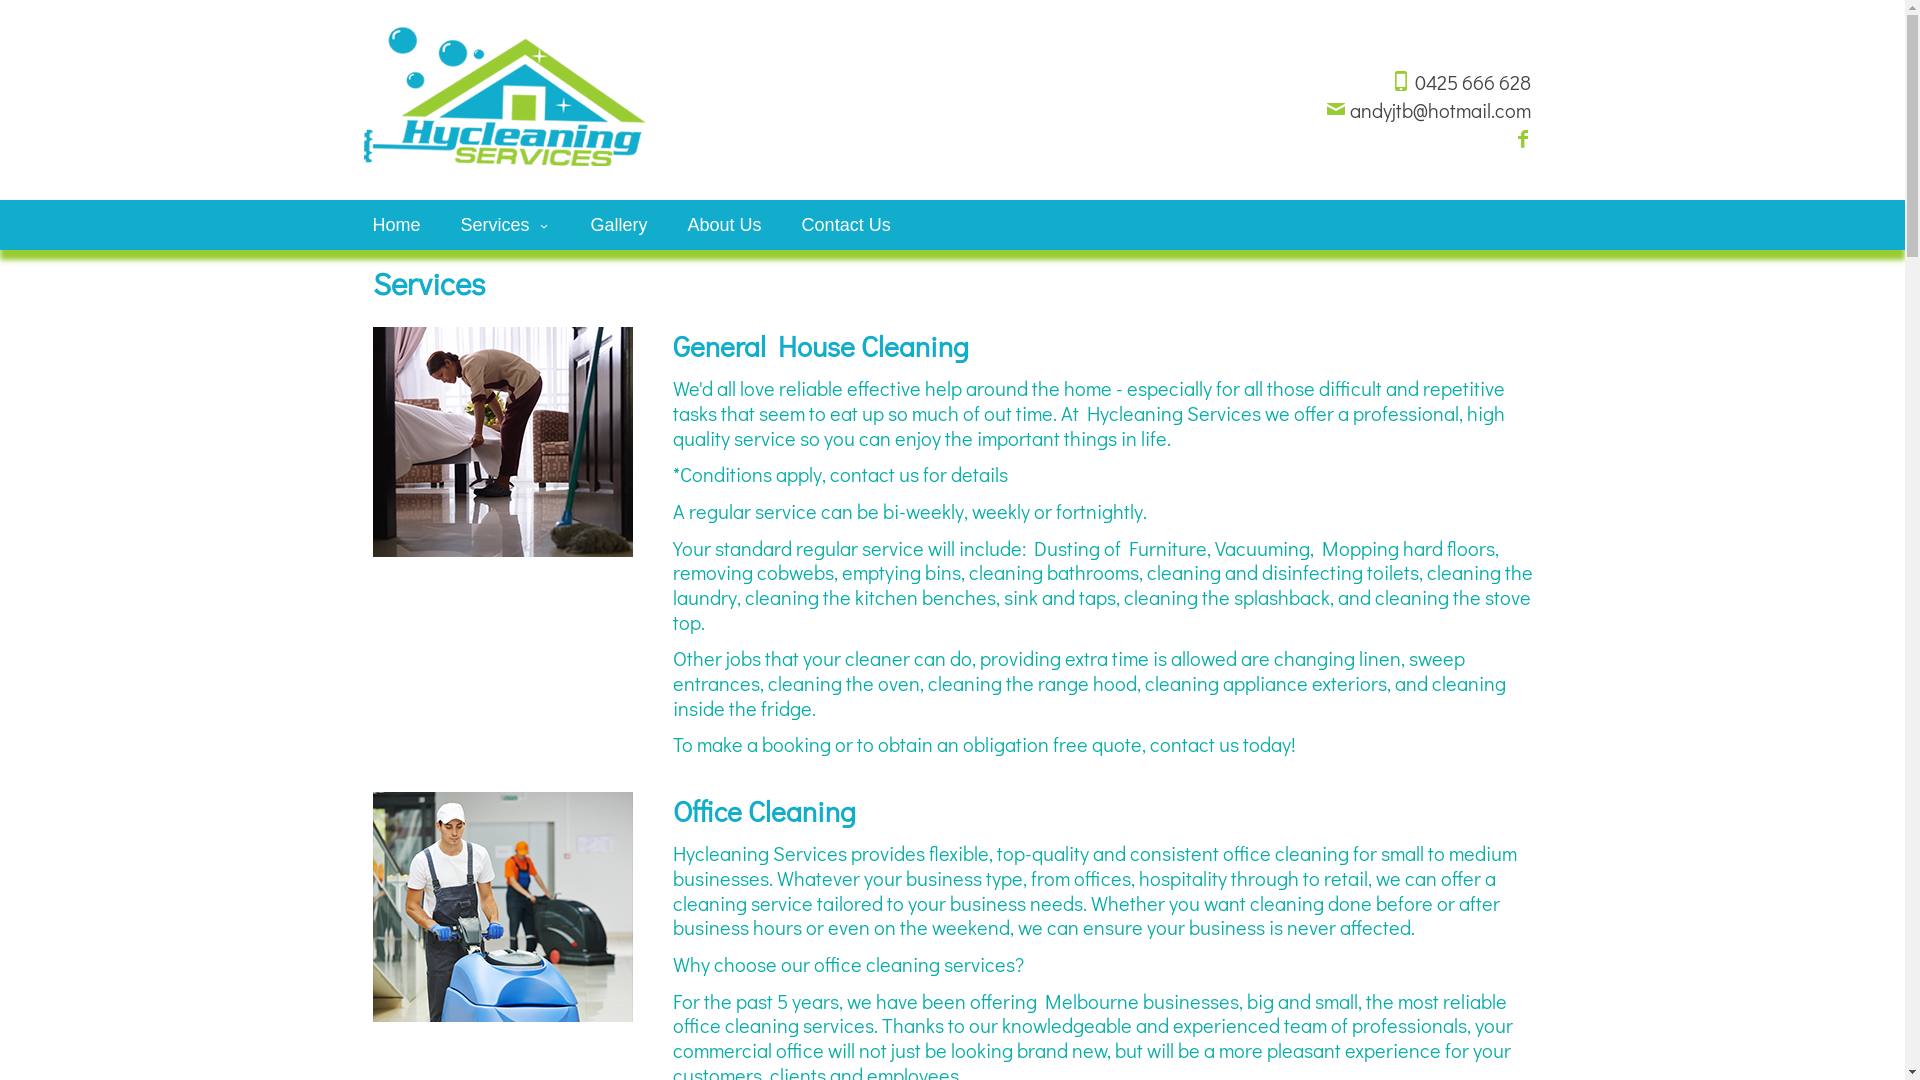  I want to click on 'Gallery', so click(618, 224).